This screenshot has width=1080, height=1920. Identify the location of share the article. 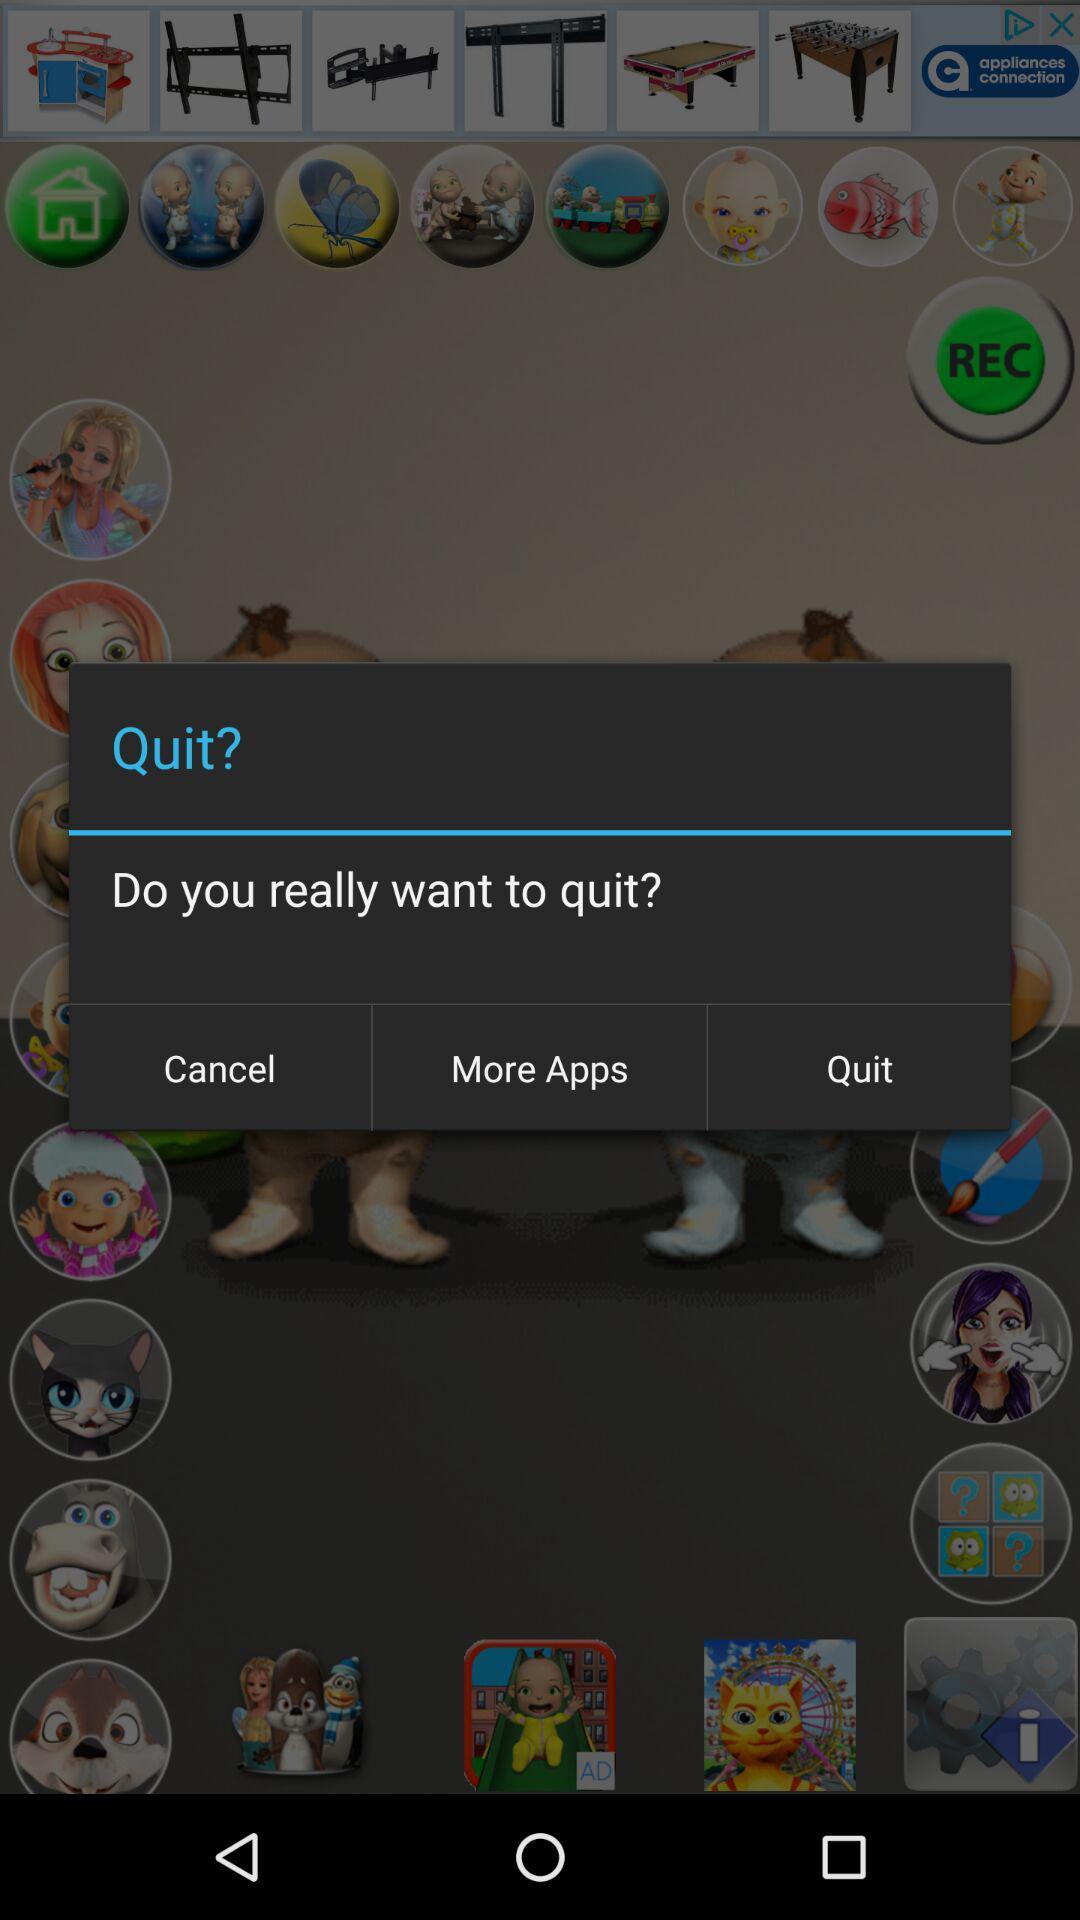
(990, 1344).